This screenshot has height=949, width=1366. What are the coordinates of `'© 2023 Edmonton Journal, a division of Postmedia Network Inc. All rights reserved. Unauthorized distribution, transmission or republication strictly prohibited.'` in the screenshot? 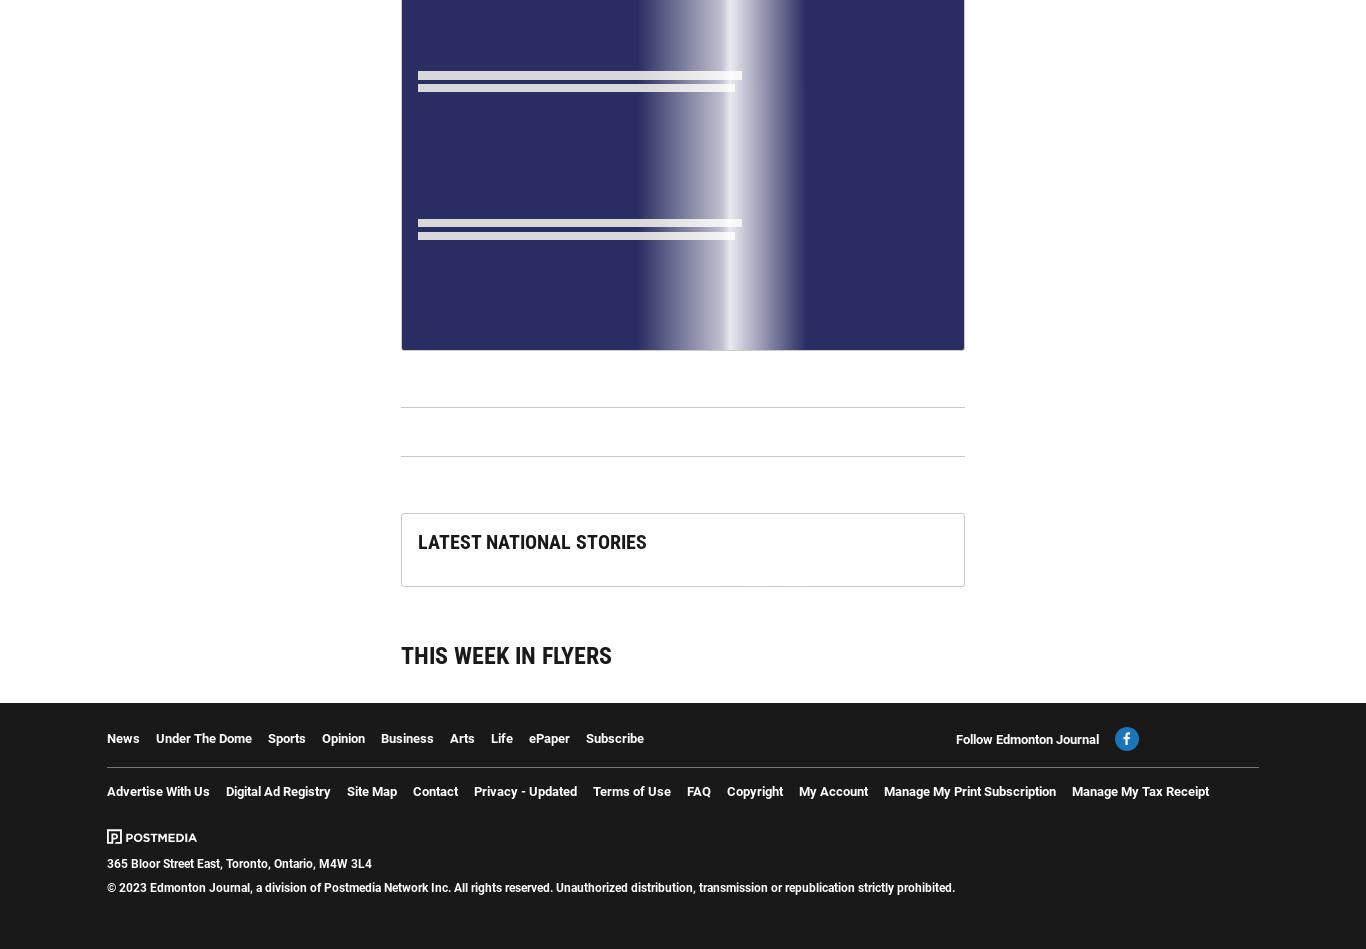 It's located at (530, 886).